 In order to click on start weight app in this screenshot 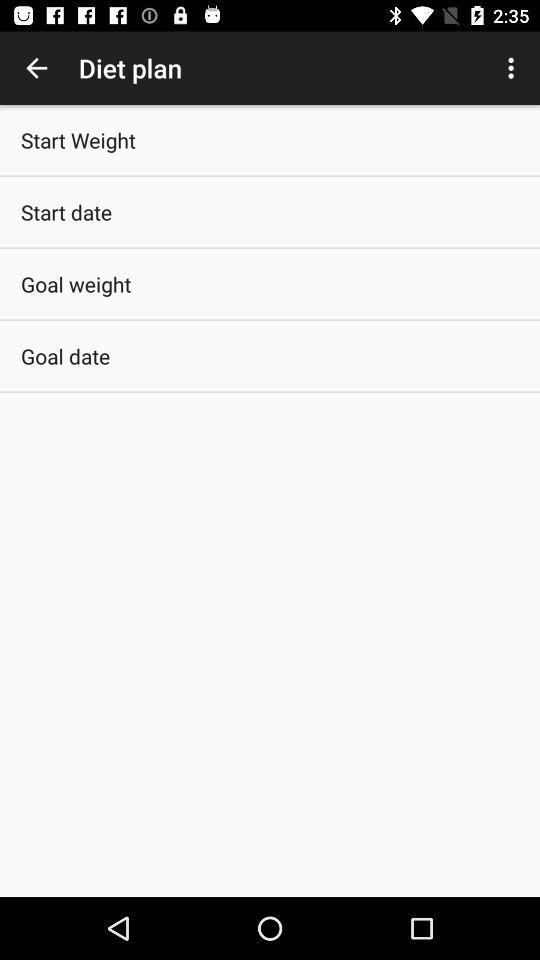, I will do `click(77, 139)`.